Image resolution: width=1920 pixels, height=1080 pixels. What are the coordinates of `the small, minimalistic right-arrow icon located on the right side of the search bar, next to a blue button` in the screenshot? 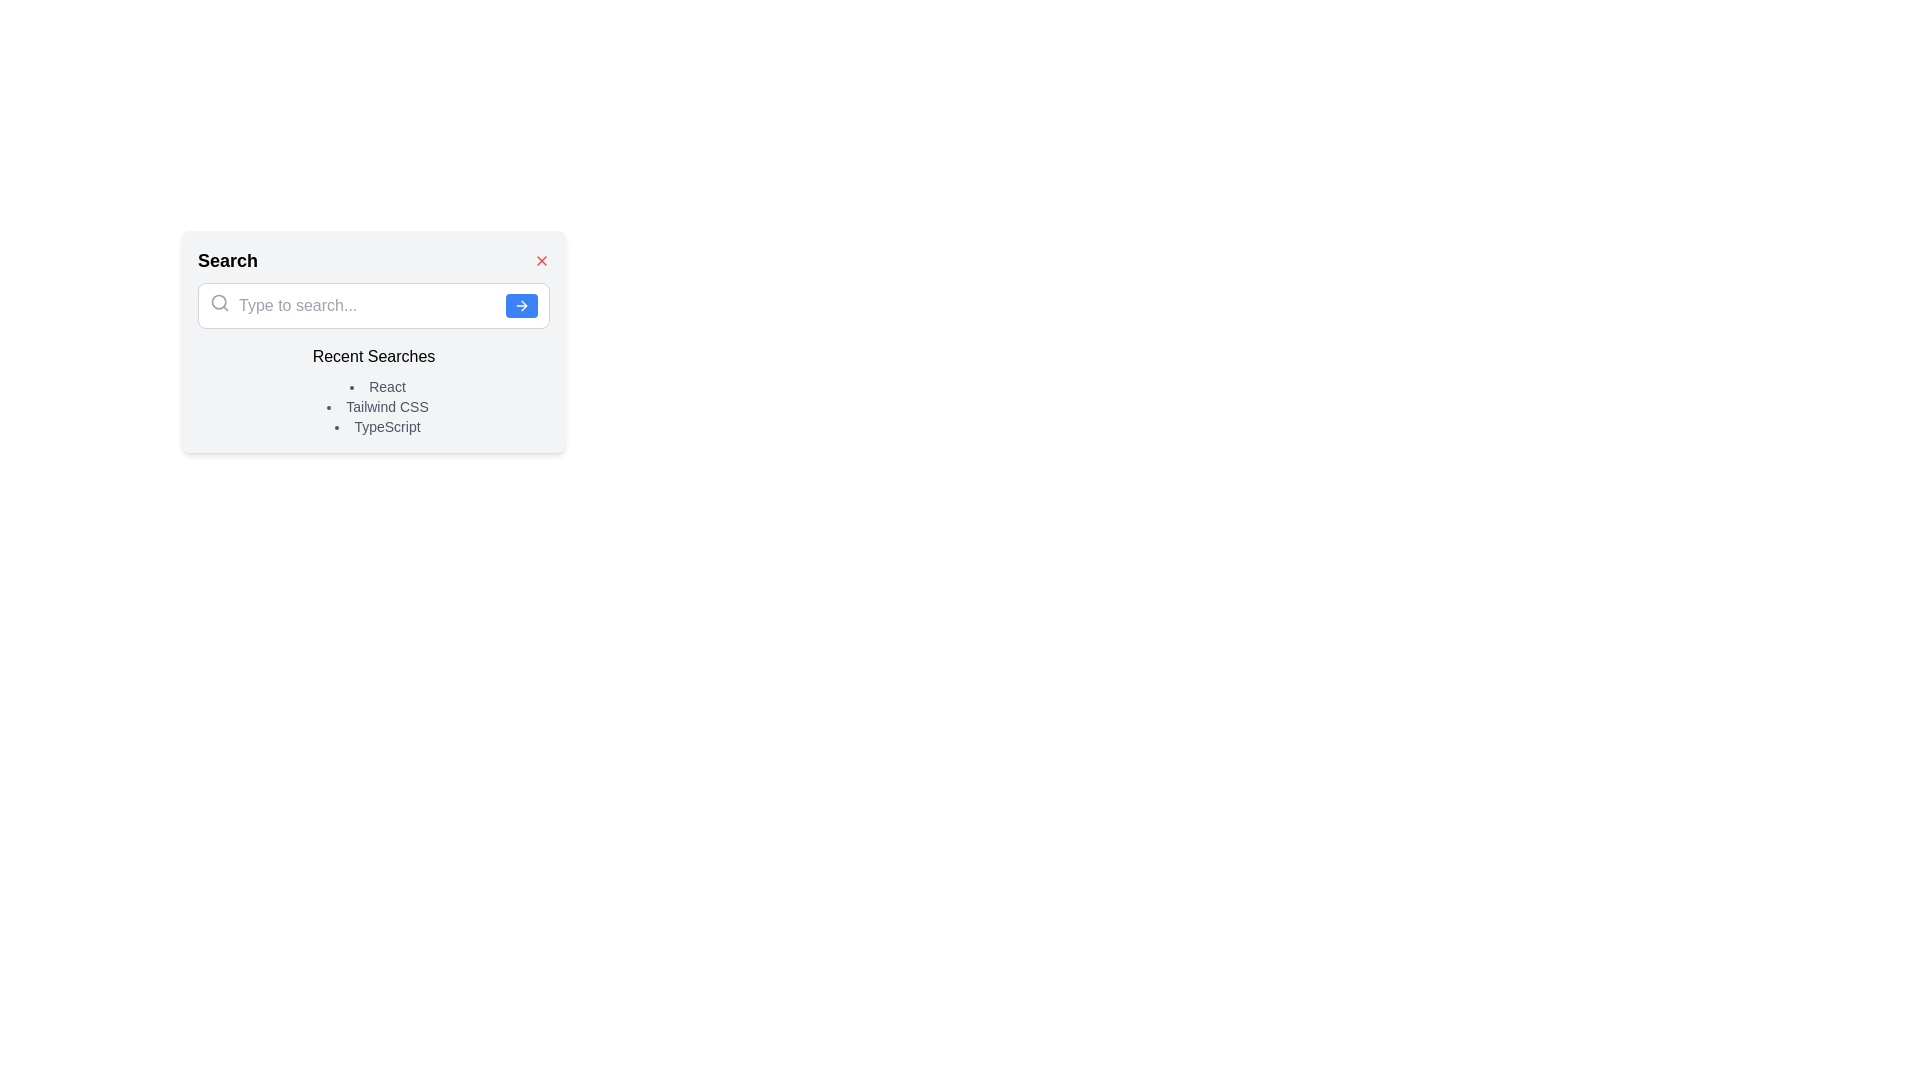 It's located at (524, 305).